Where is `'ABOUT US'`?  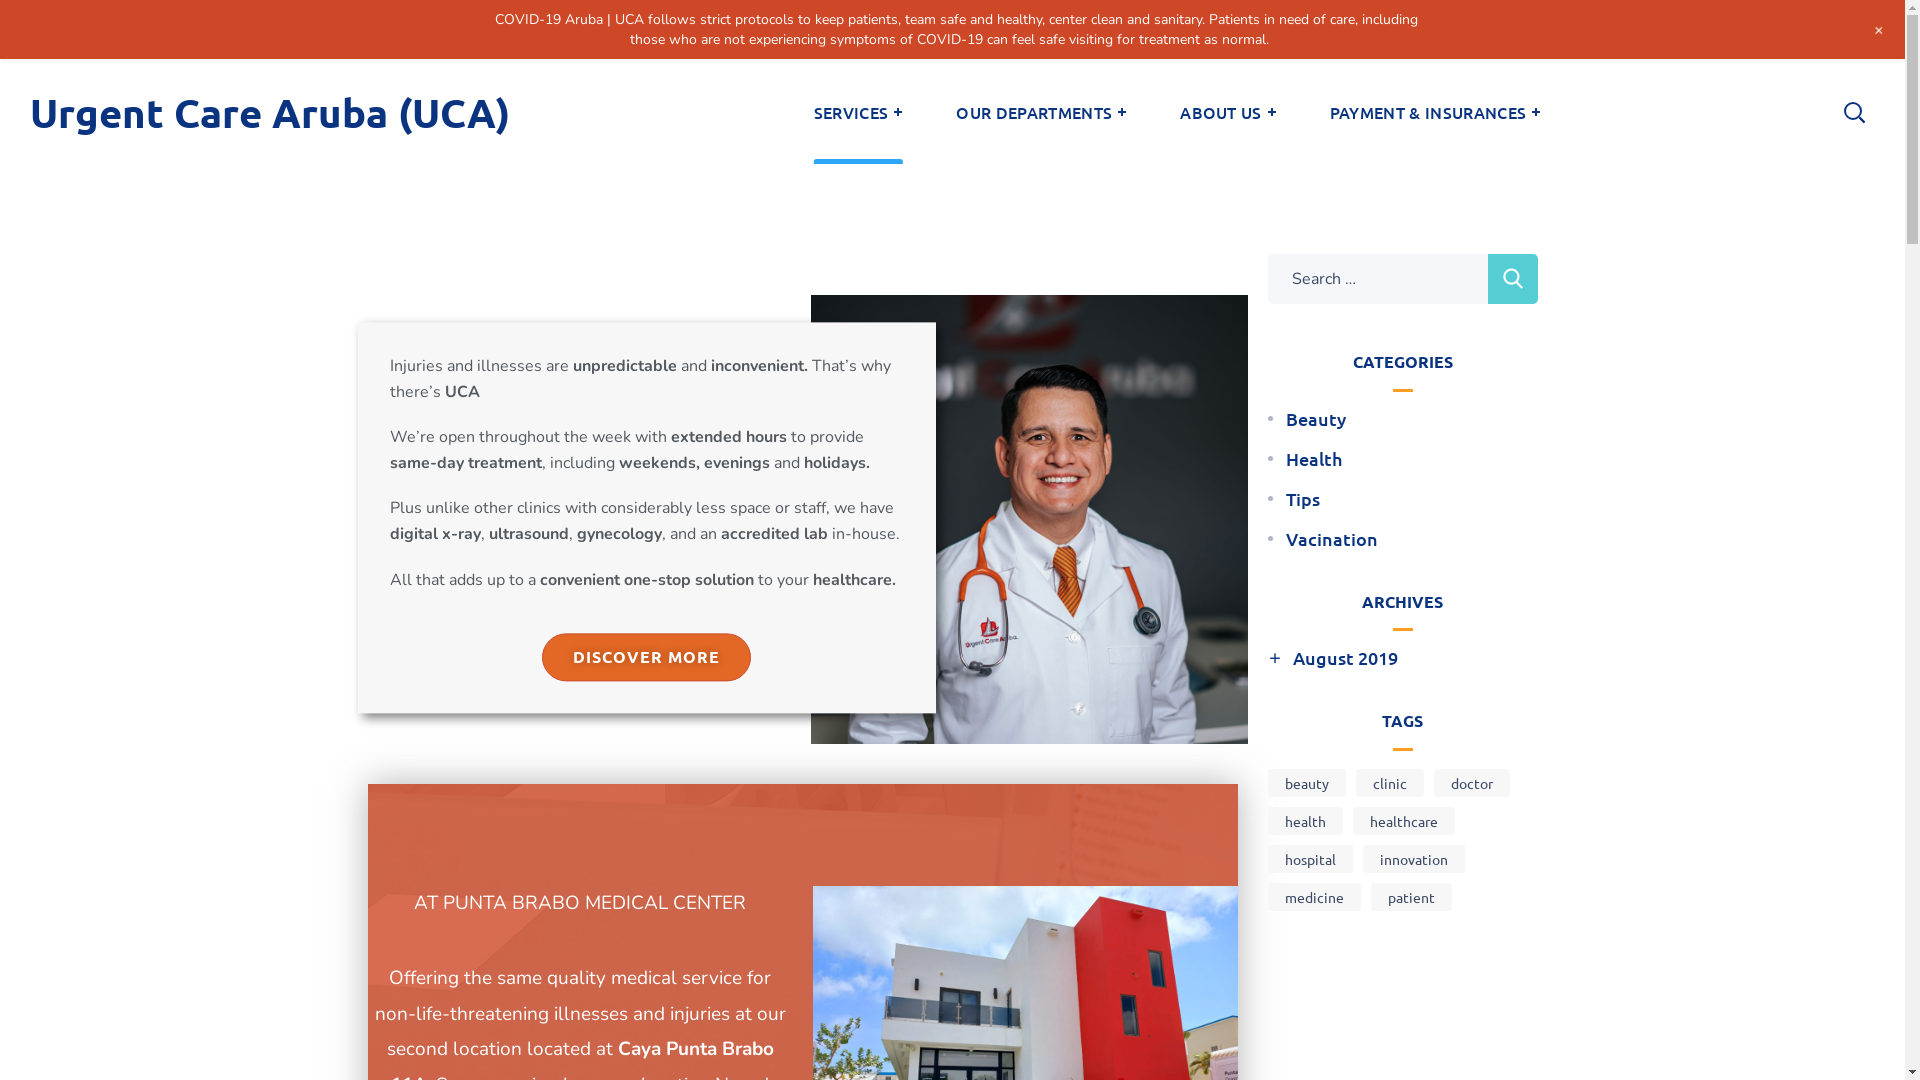 'ABOUT US' is located at coordinates (1152, 111).